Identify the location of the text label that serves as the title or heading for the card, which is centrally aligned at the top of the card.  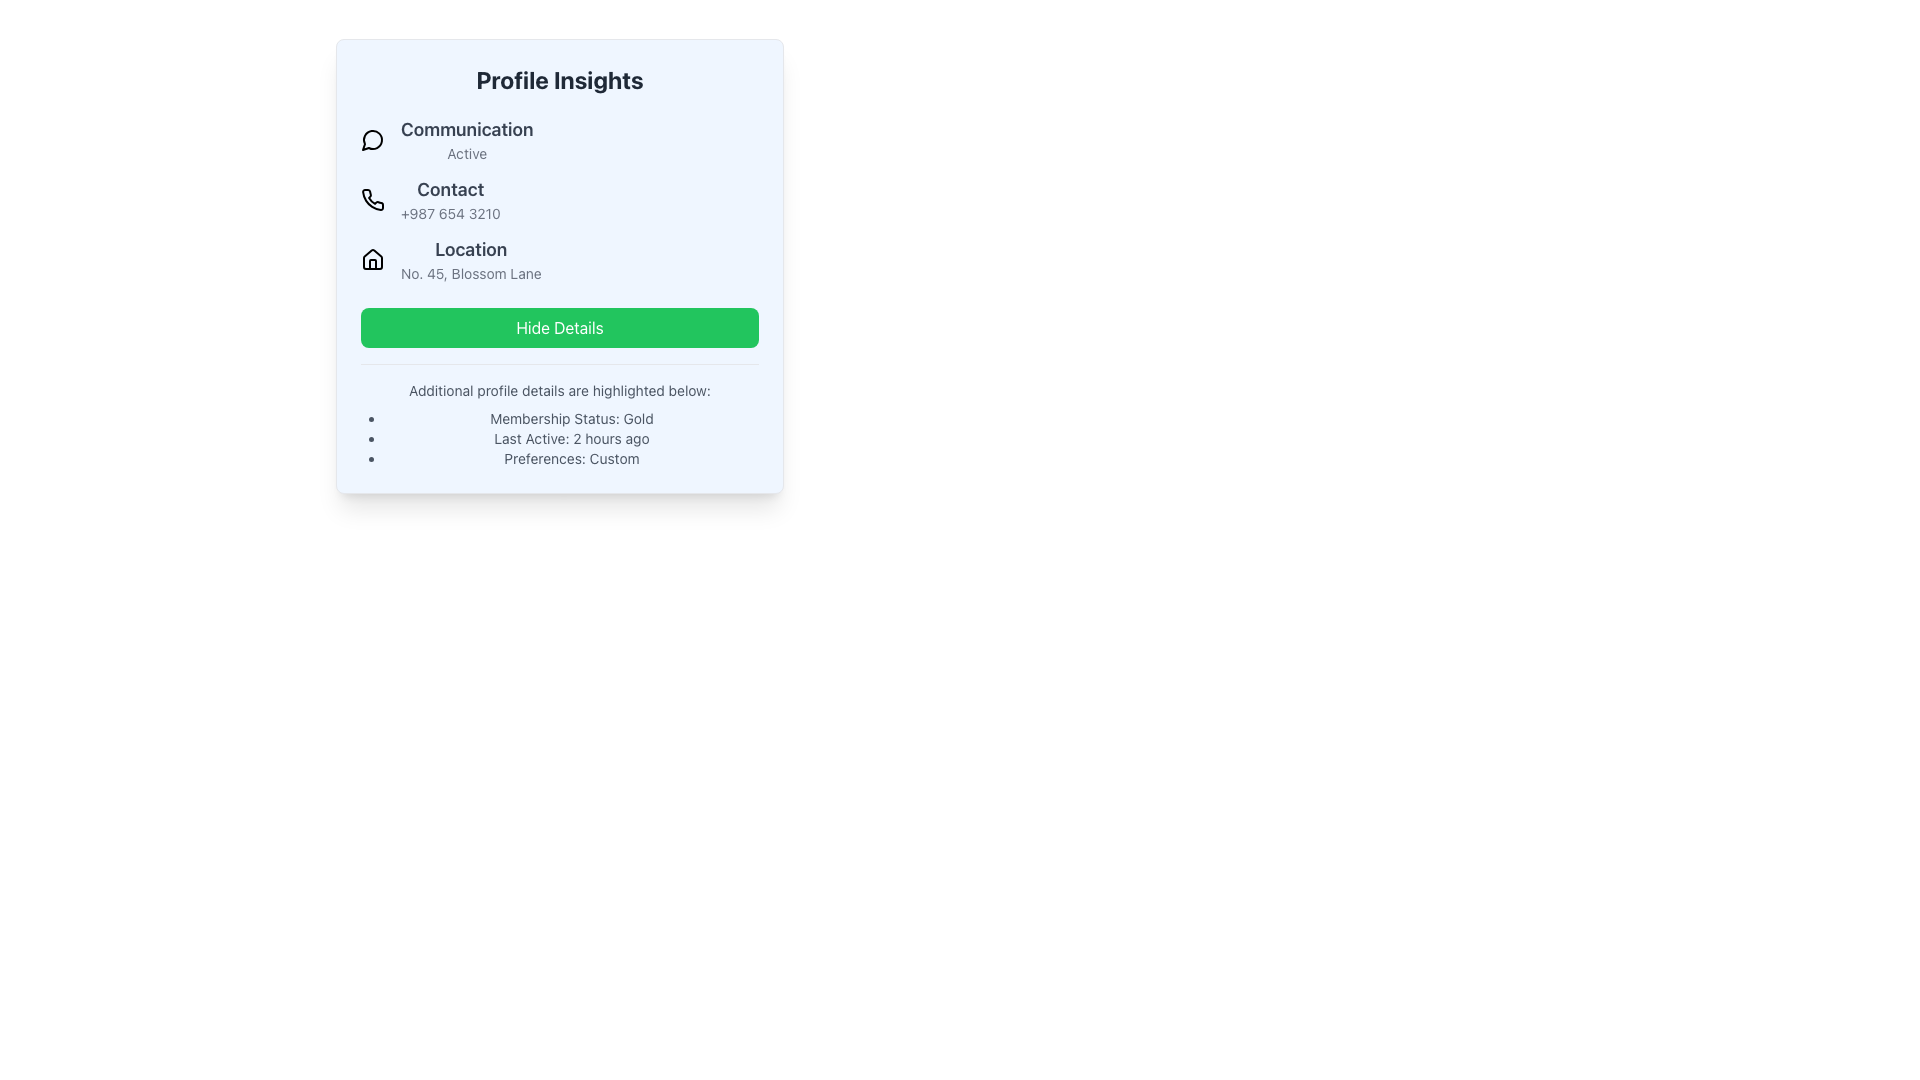
(560, 79).